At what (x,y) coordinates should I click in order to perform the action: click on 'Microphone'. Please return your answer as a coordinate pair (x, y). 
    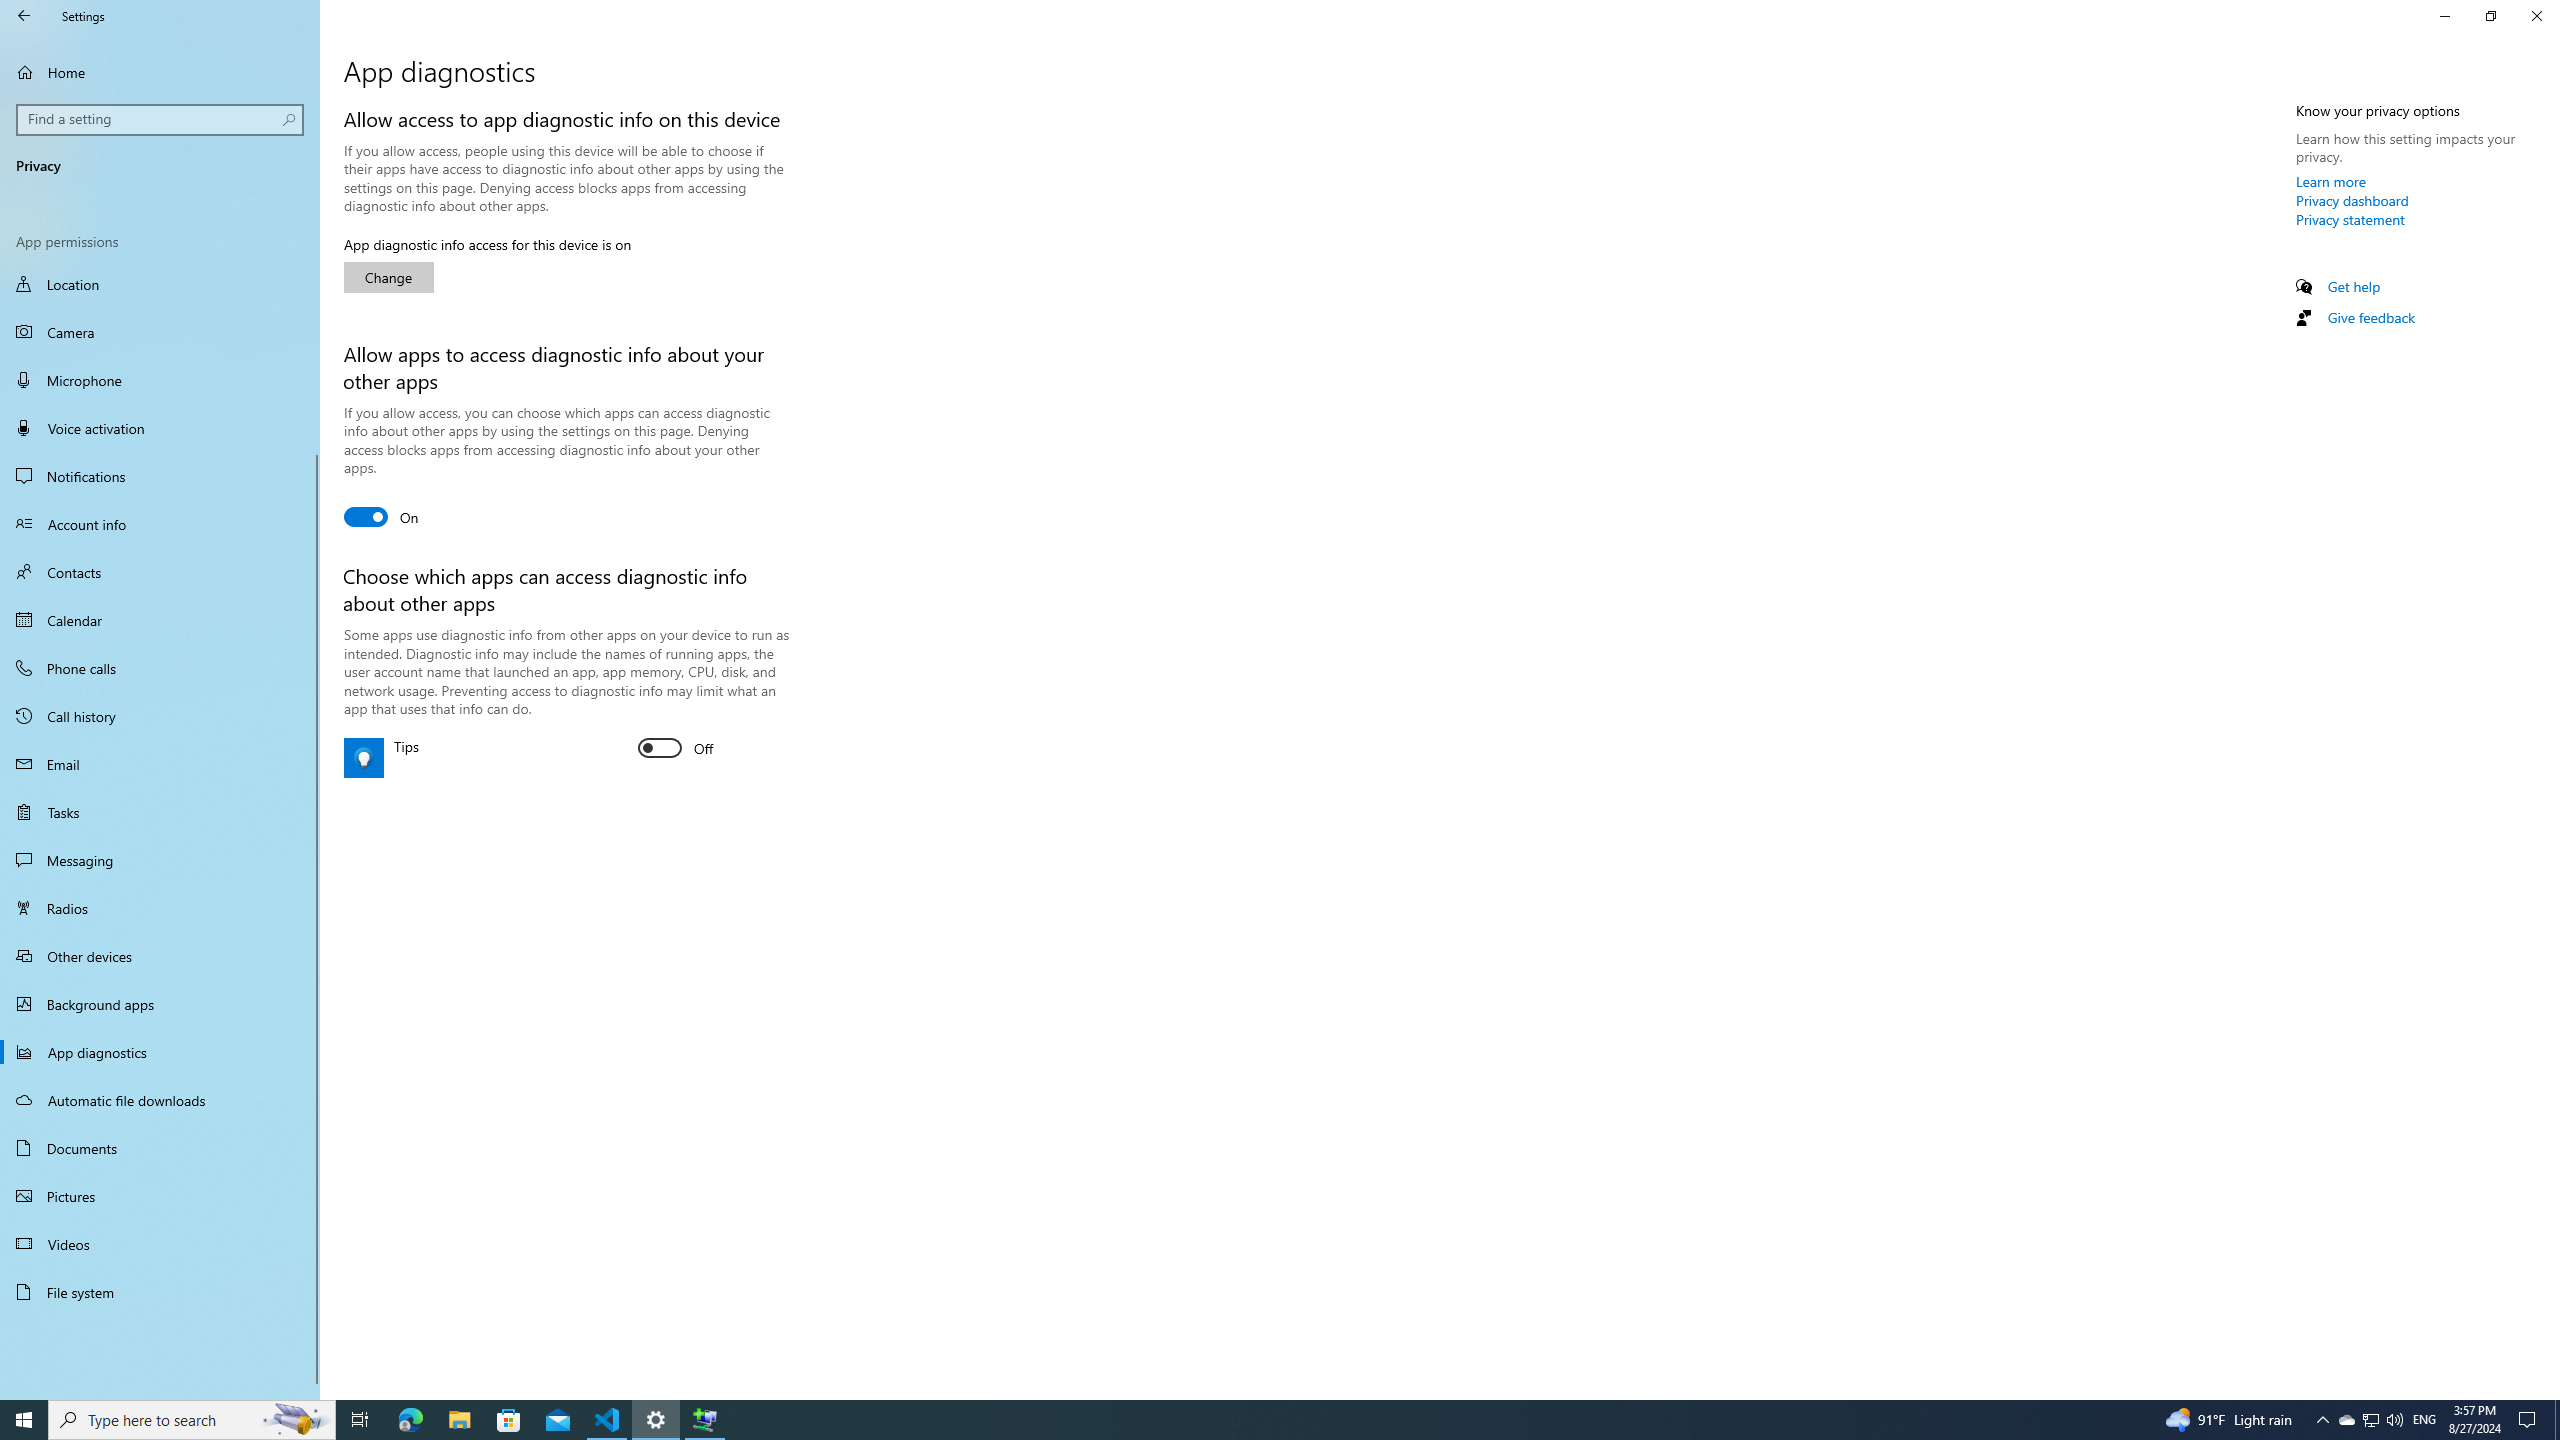
    Looking at the image, I should click on (159, 379).